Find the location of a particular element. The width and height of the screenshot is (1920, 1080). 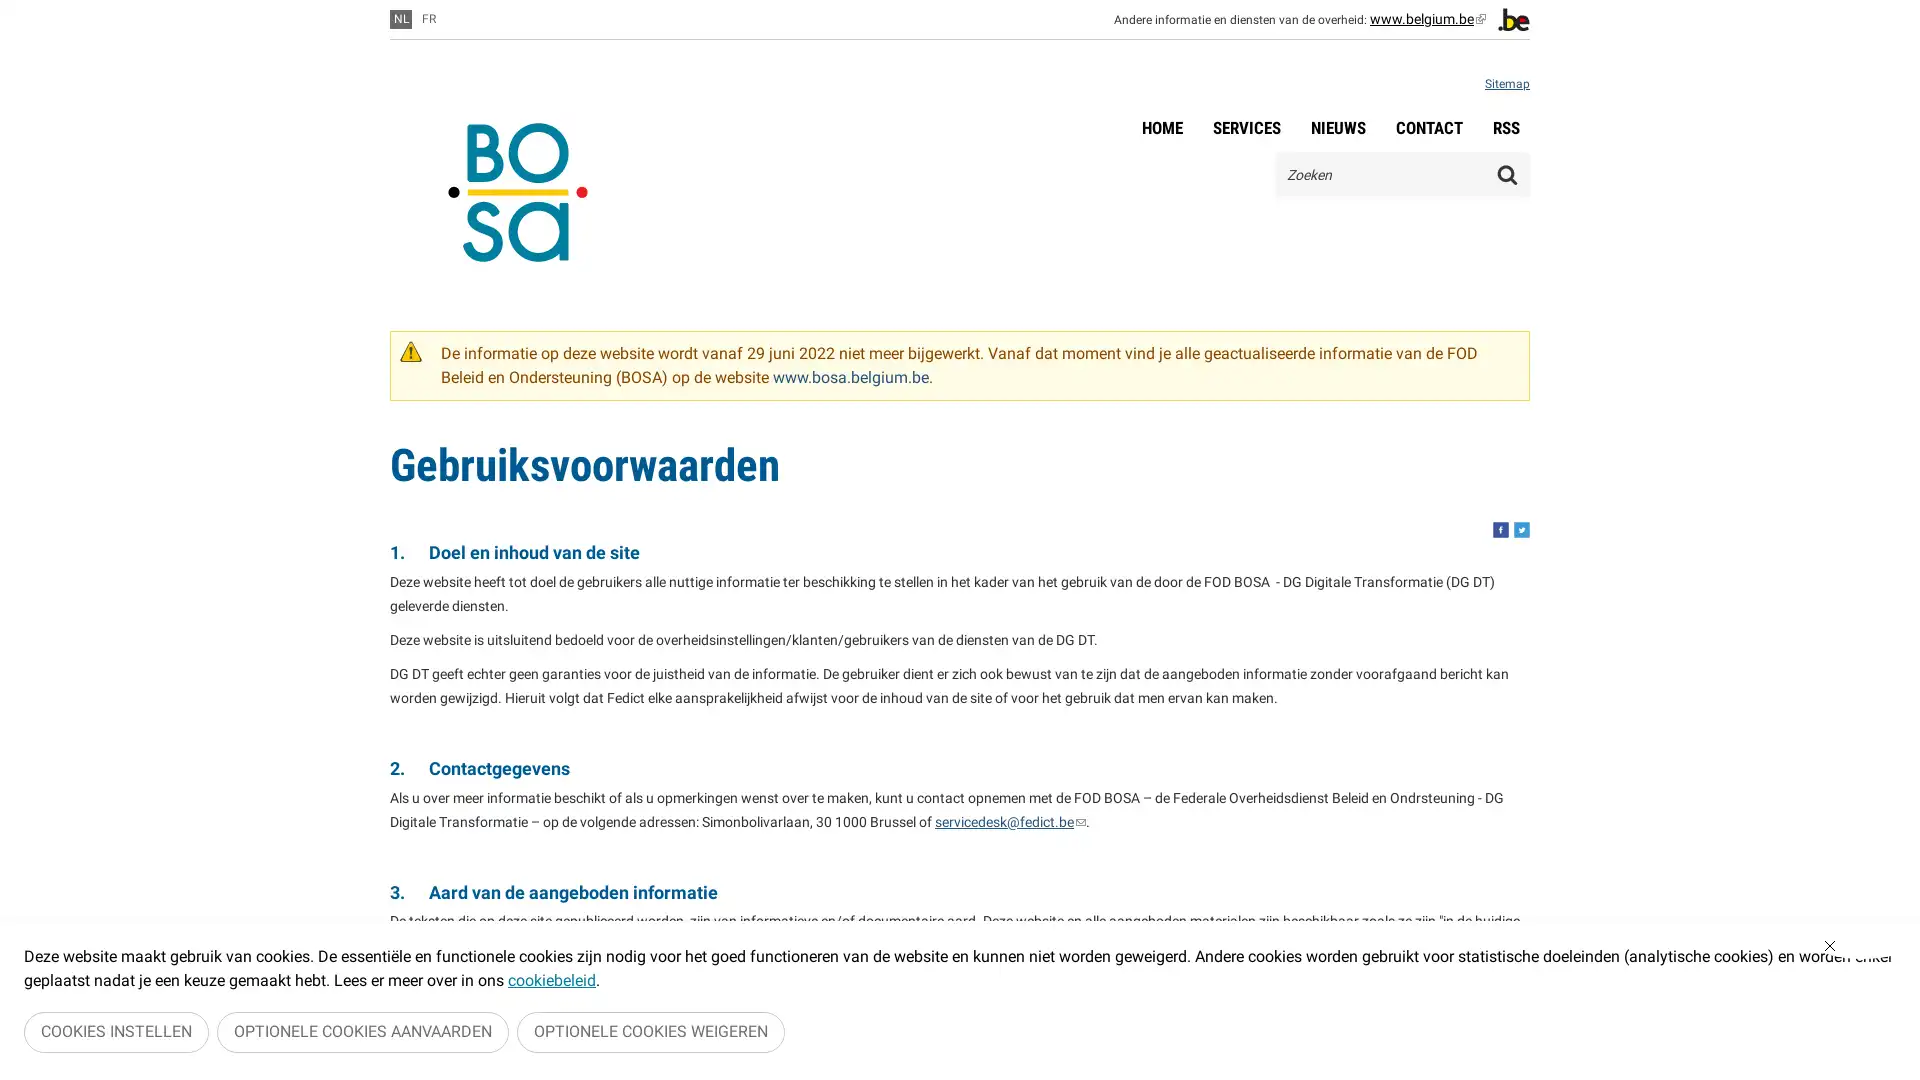

Share this, facebook. This button opens a new window is located at coordinates (1501, 528).